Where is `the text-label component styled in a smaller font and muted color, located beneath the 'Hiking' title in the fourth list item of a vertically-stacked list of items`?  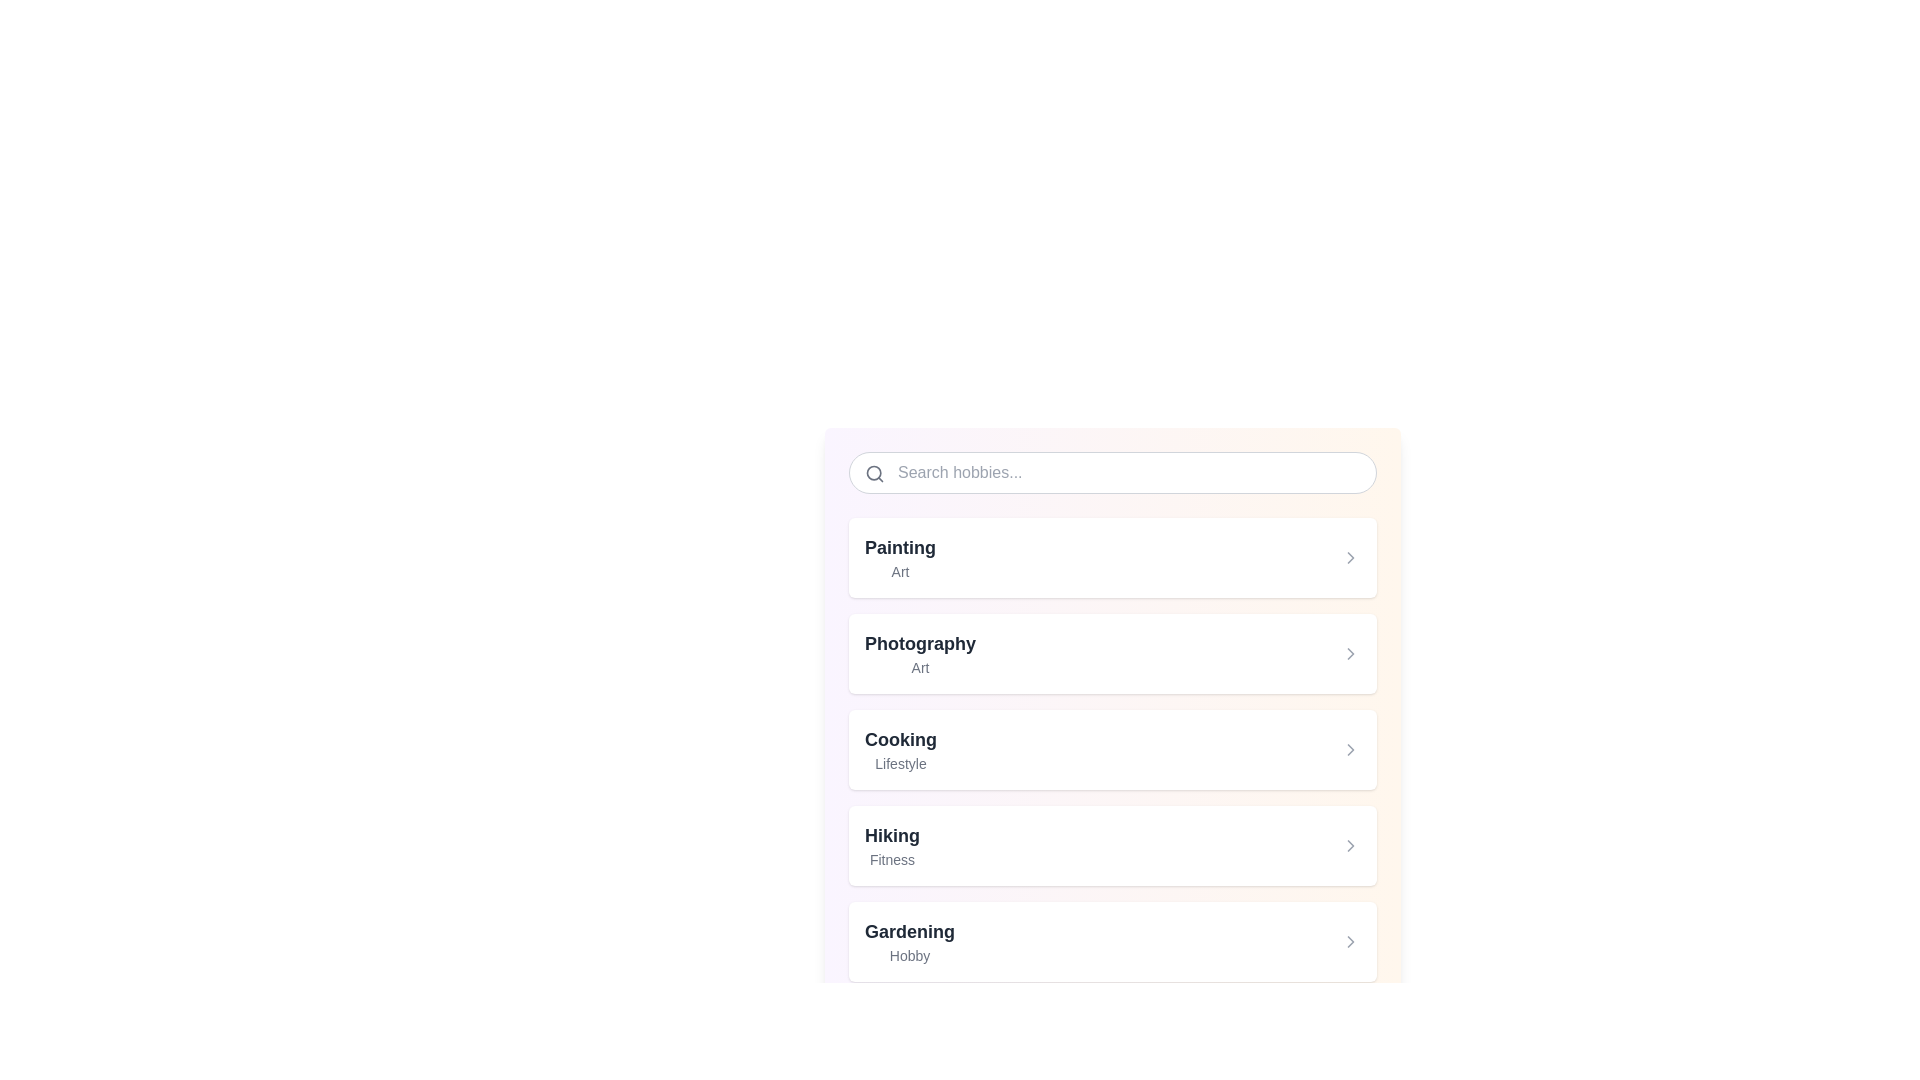 the text-label component styled in a smaller font and muted color, located beneath the 'Hiking' title in the fourth list item of a vertically-stacked list of items is located at coordinates (891, 859).